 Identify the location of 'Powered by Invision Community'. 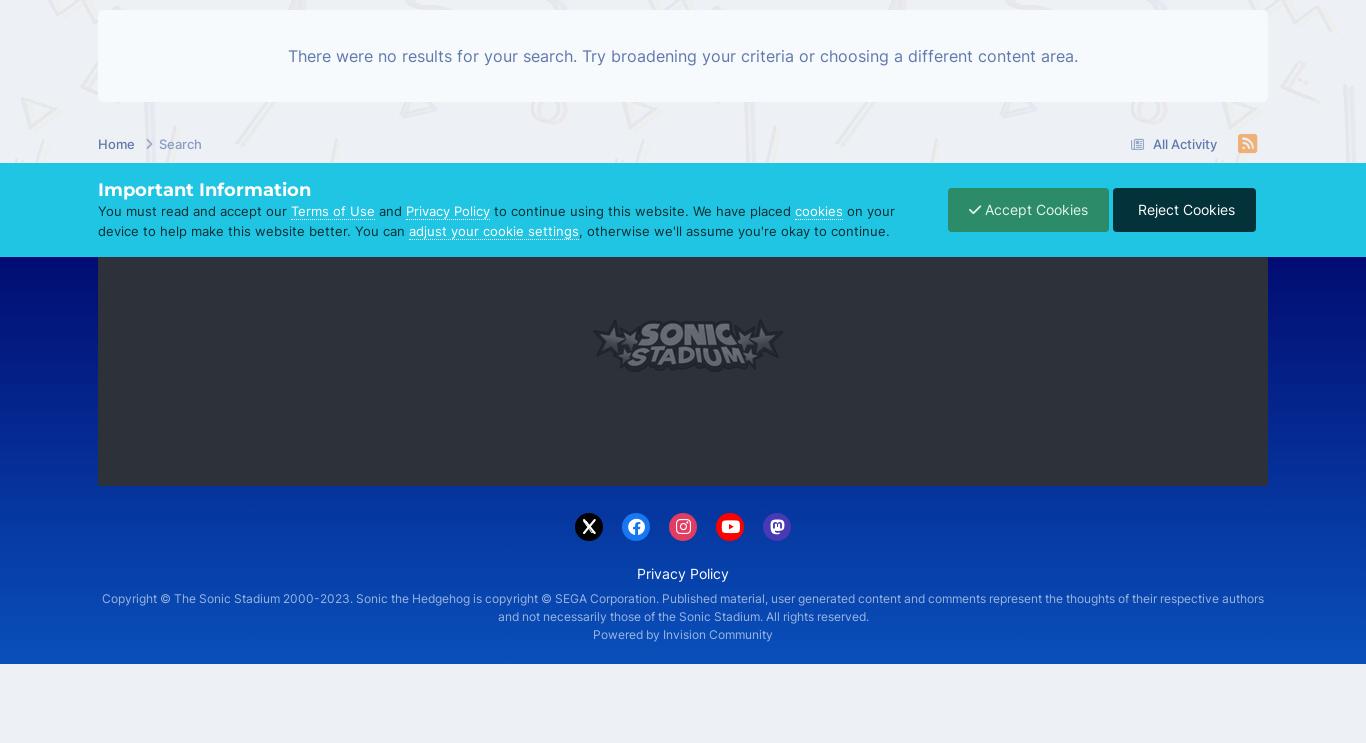
(683, 633).